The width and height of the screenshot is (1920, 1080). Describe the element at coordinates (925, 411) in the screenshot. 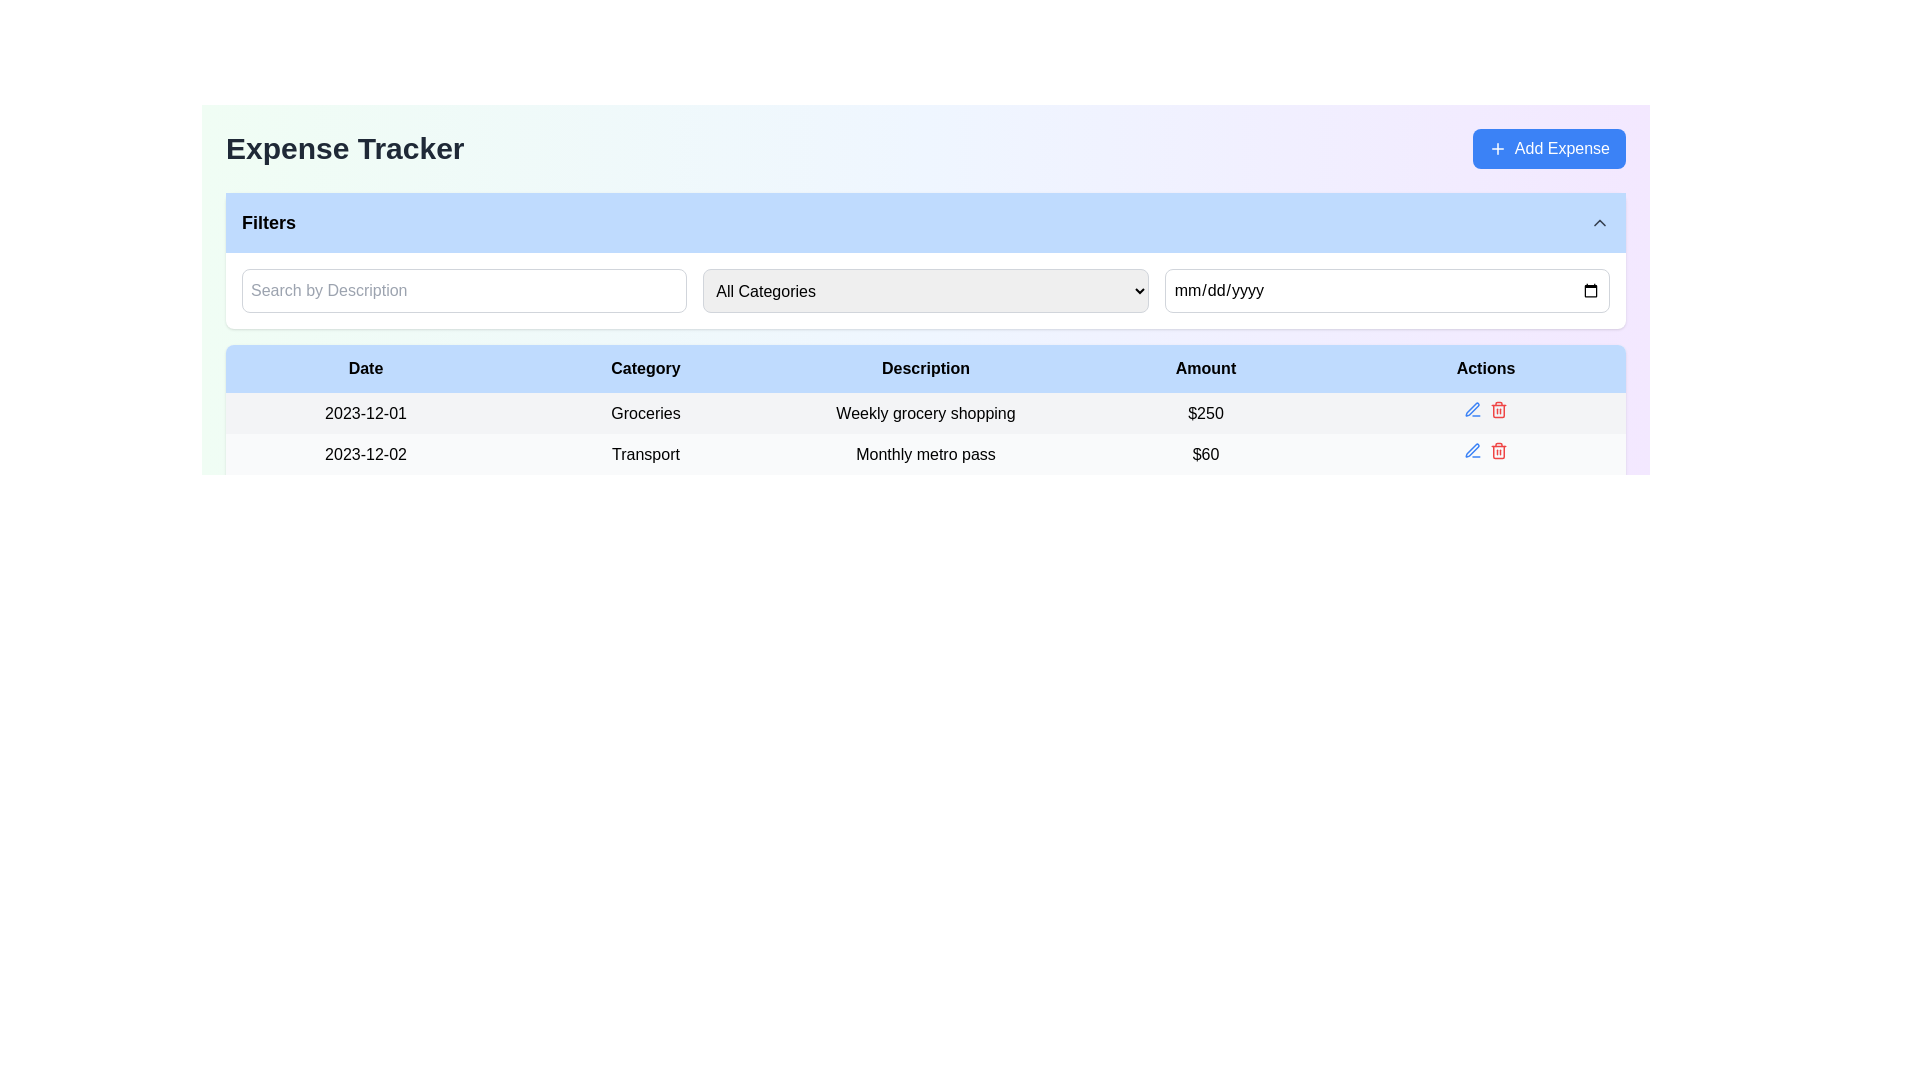

I see `information displayed in the first row of the expense summary table, which includes details such as date, category, description, and amount` at that location.